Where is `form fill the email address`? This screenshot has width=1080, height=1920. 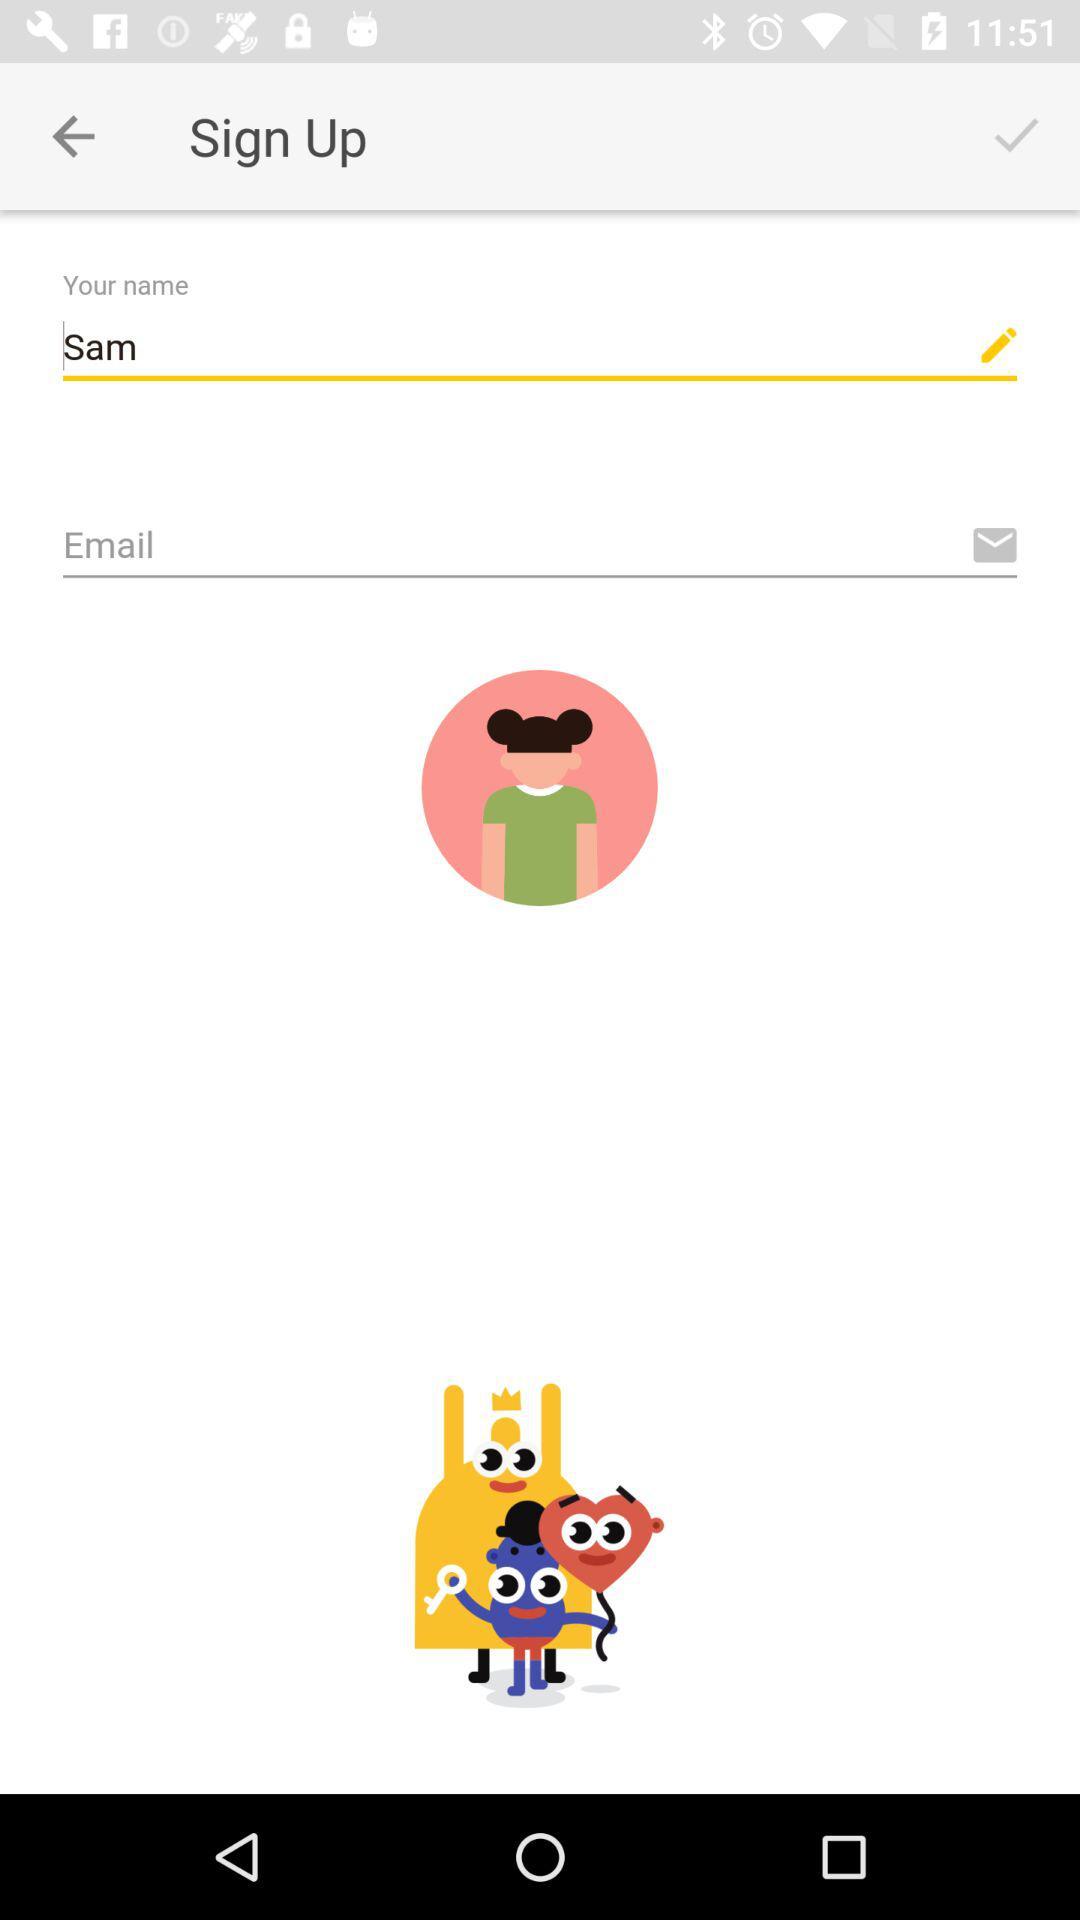 form fill the email address is located at coordinates (540, 546).